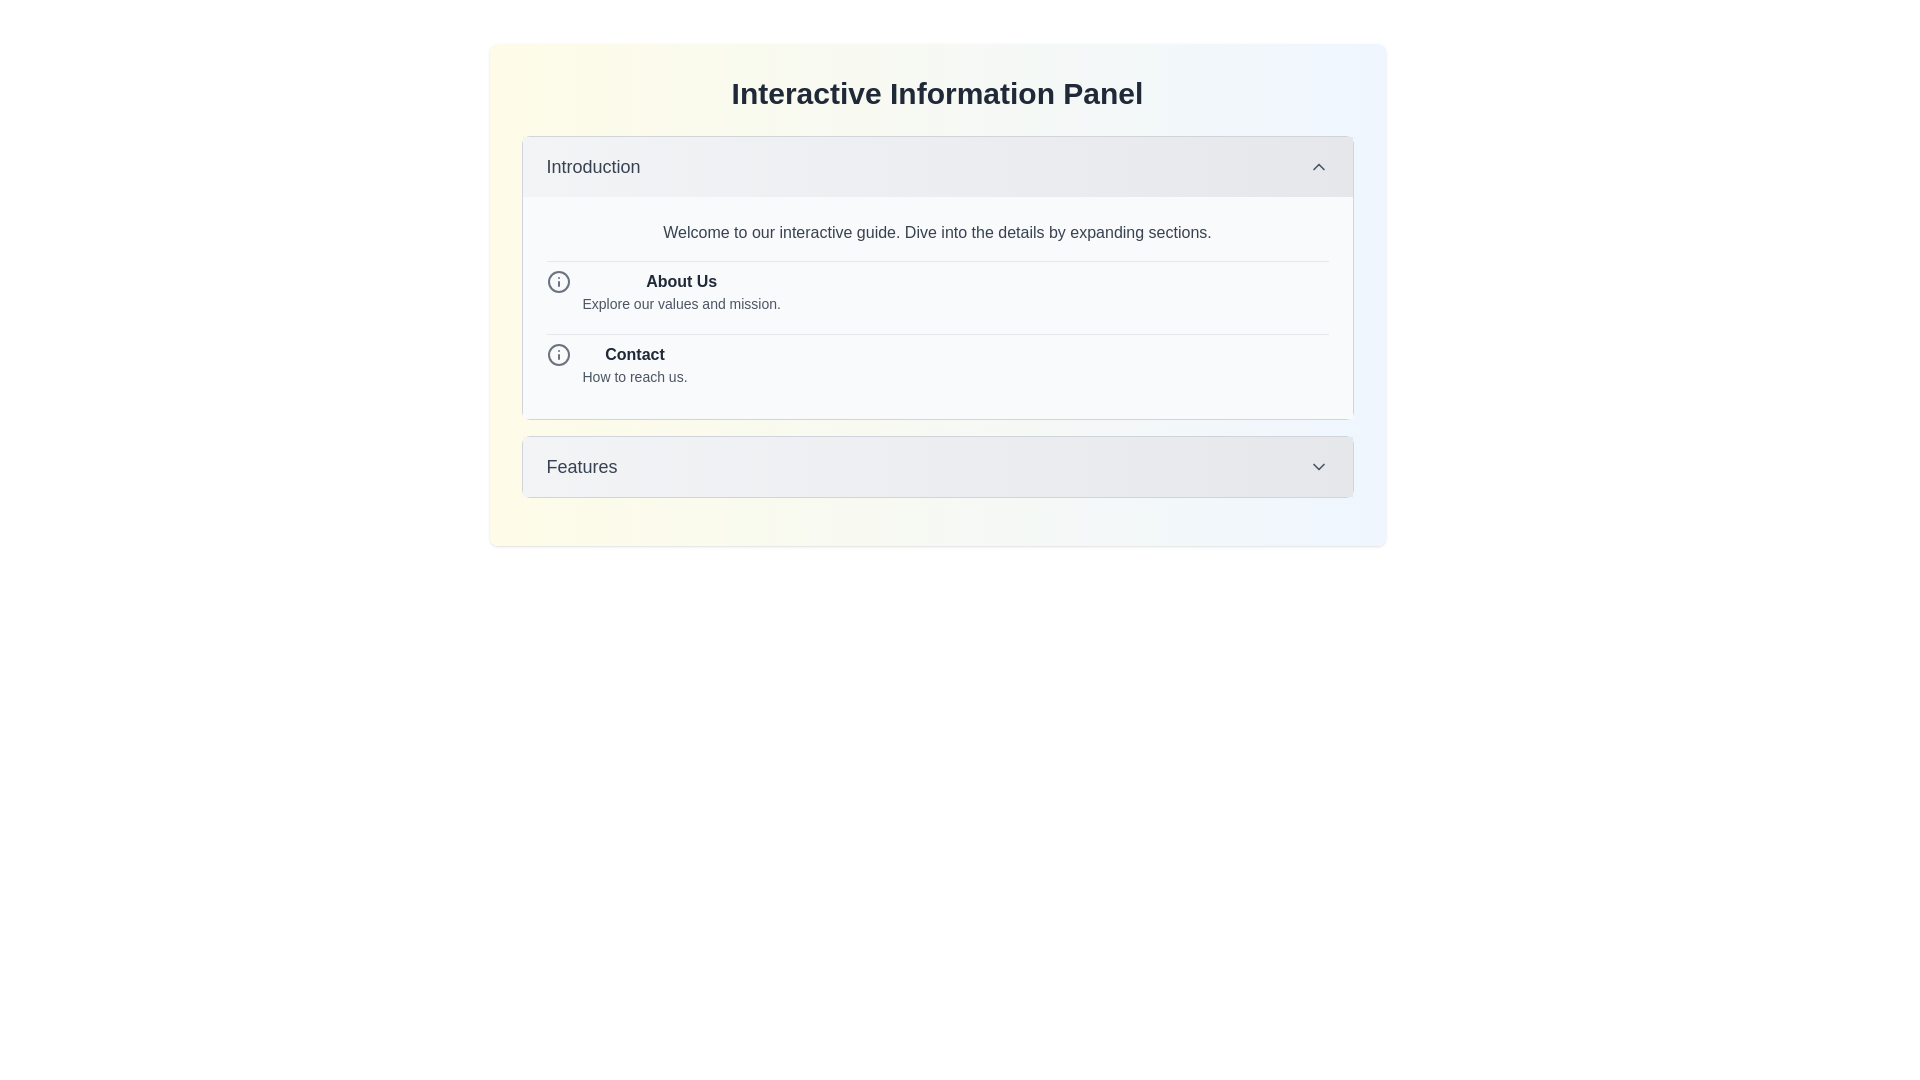 Image resolution: width=1920 pixels, height=1080 pixels. What do you see at coordinates (633, 353) in the screenshot?
I see `the text label displaying 'Contact' in bold, dark gray font located under the 'Introduction' section, above the description 'How to reach us'` at bounding box center [633, 353].